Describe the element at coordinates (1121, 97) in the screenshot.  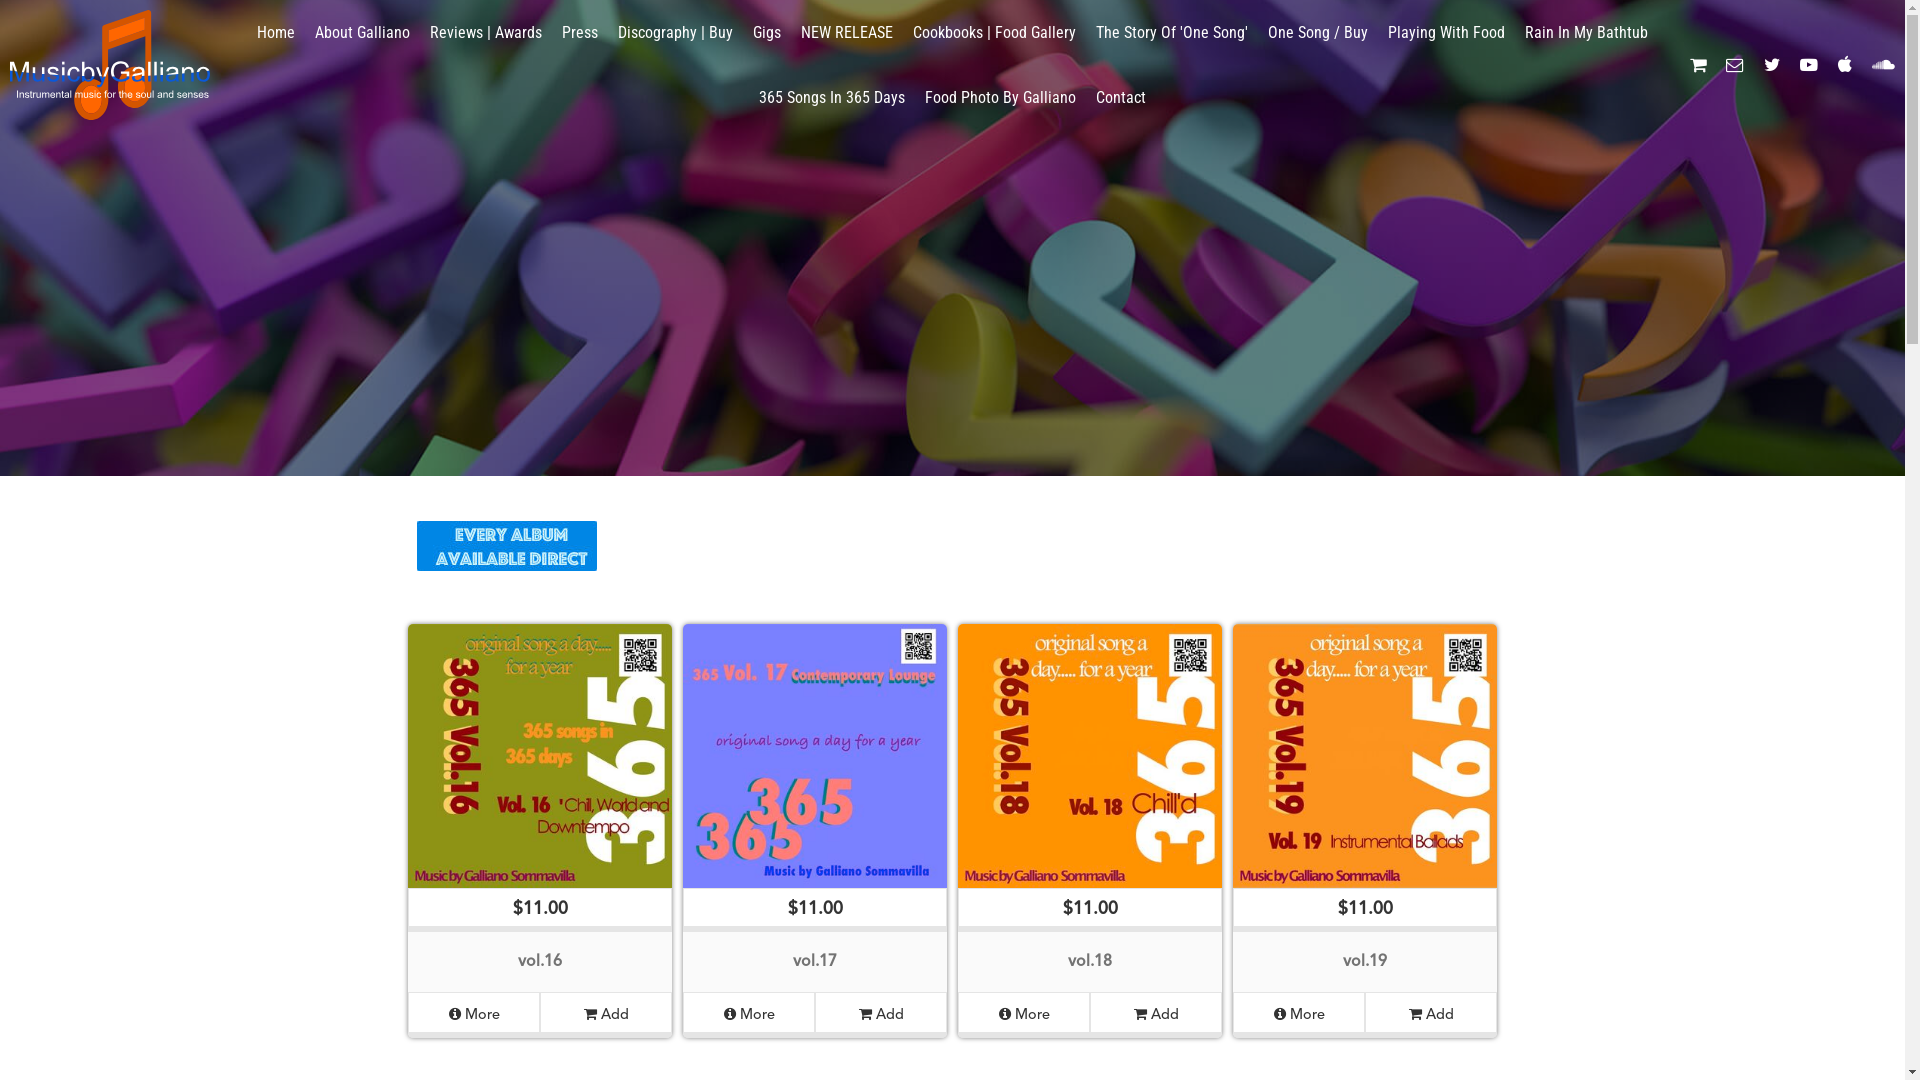
I see `'Contact'` at that location.